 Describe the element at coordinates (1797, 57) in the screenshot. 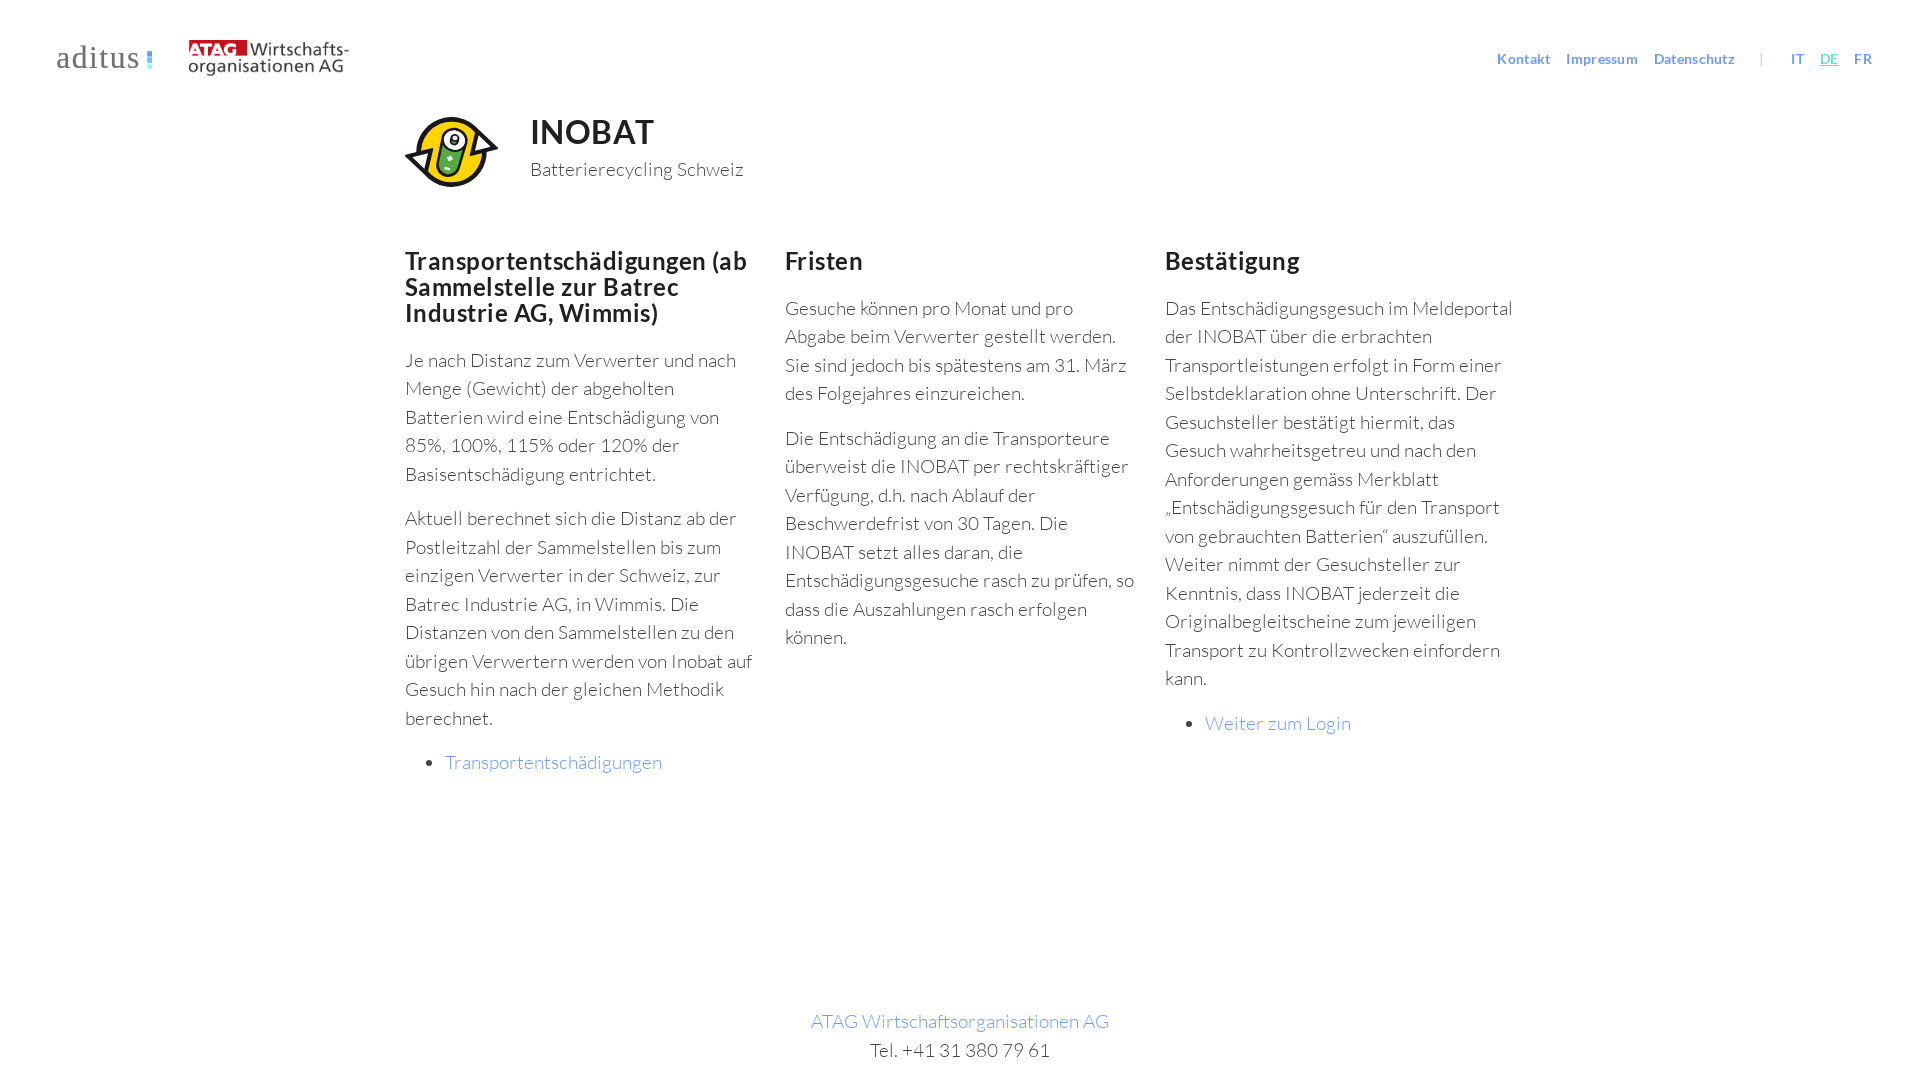

I see `'IT'` at that location.